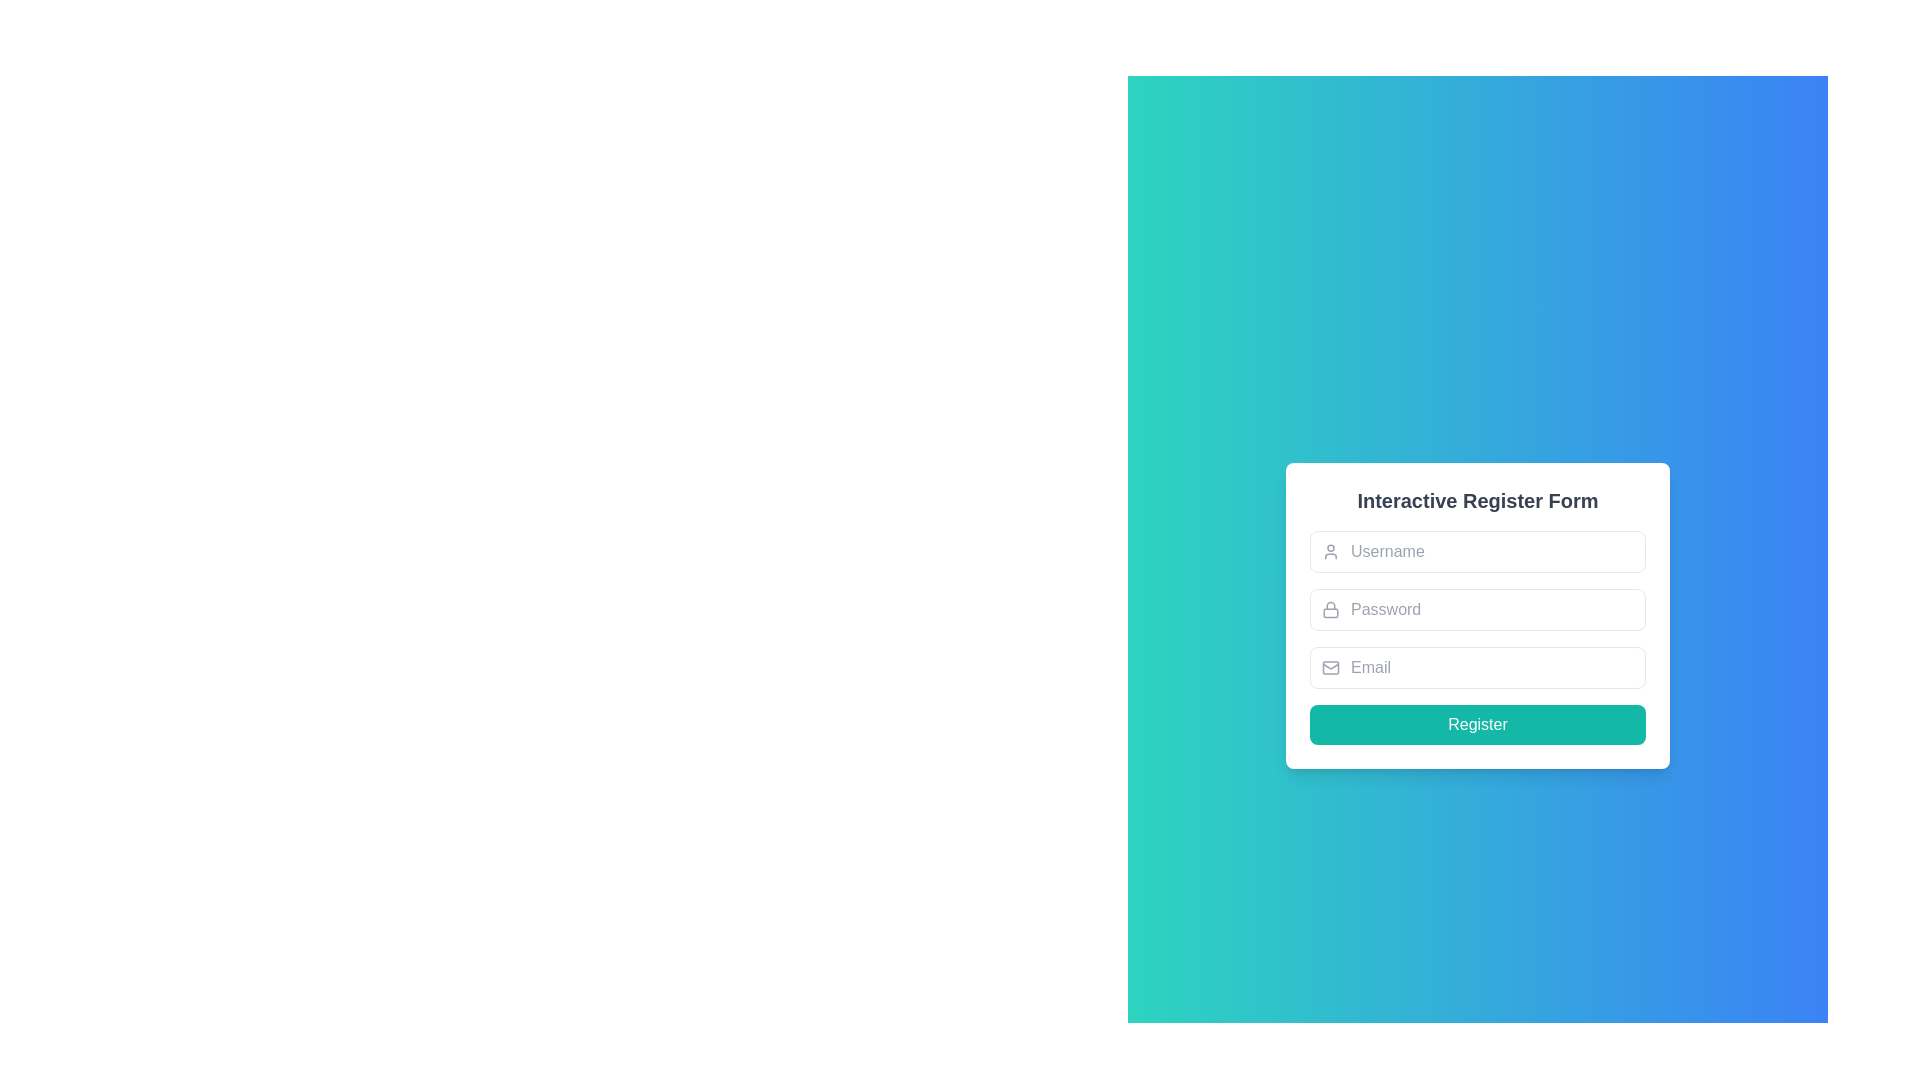 Image resolution: width=1920 pixels, height=1080 pixels. What do you see at coordinates (1330, 667) in the screenshot?
I see `SVG graphical element that represents the envelope icon near the email input field in the interactive registration form by using the developer tools` at bounding box center [1330, 667].